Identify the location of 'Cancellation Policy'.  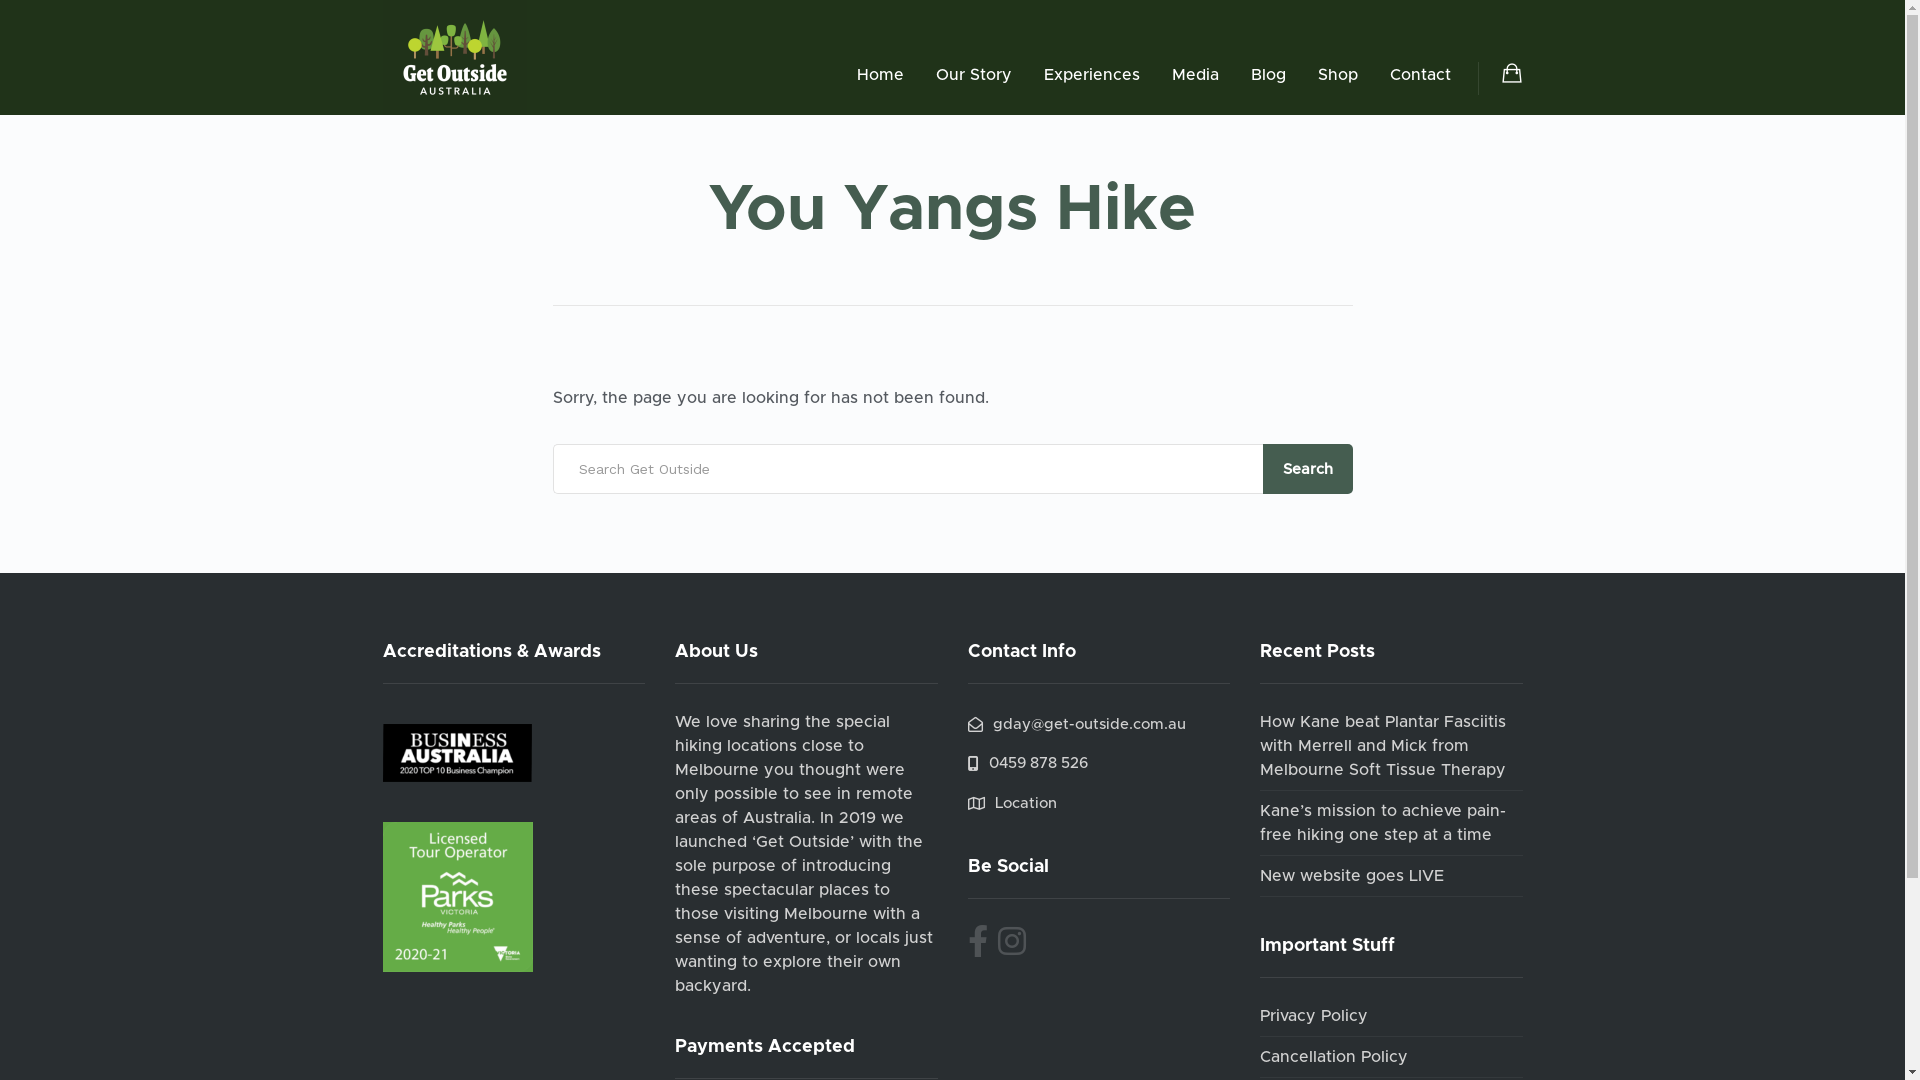
(1258, 1055).